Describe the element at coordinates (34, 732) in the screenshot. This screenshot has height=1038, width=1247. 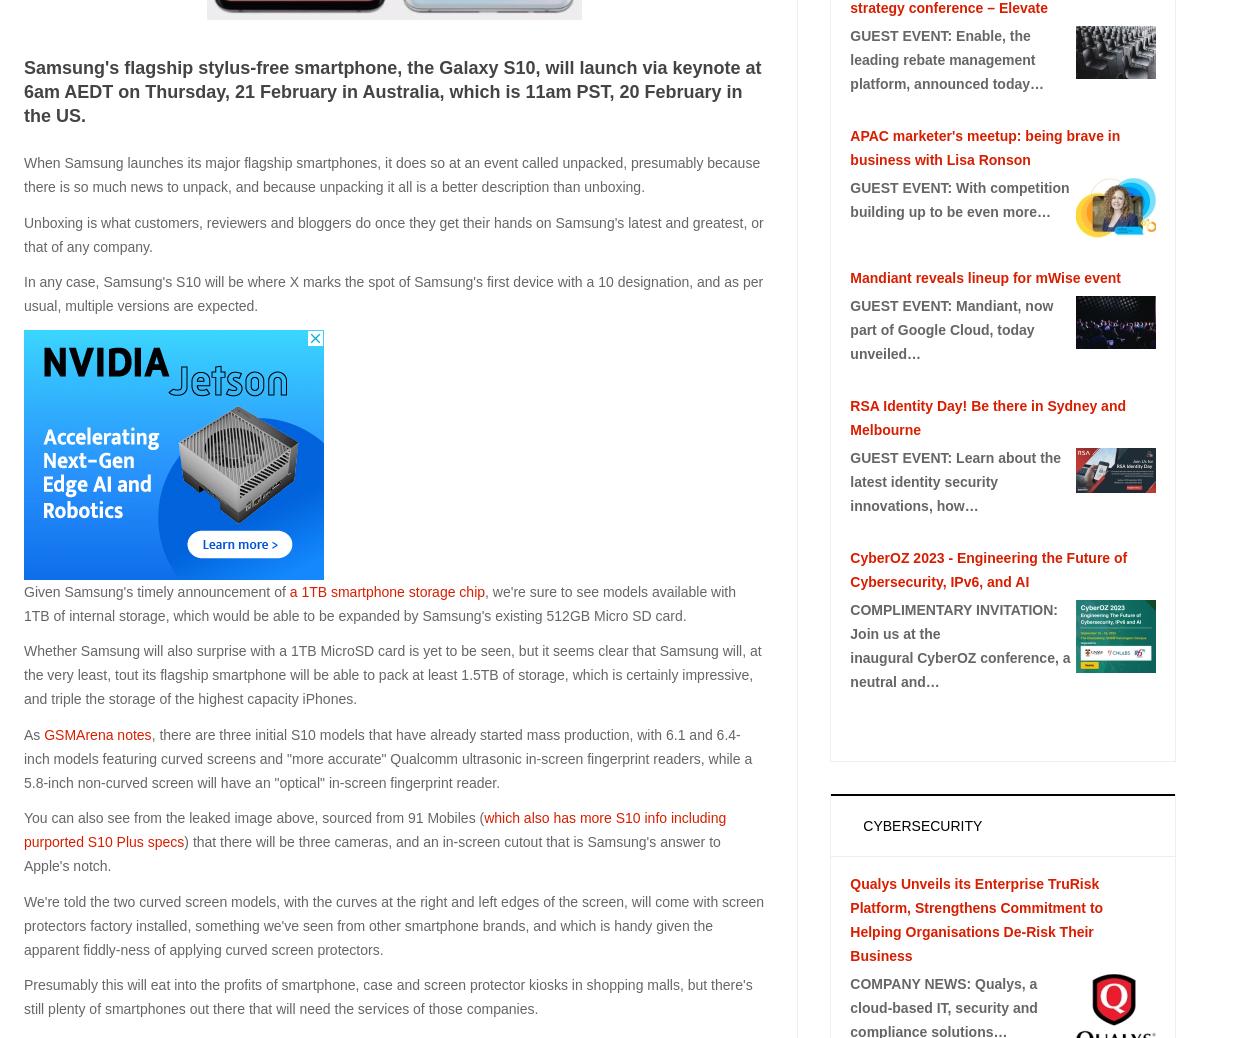
I see `'As'` at that location.